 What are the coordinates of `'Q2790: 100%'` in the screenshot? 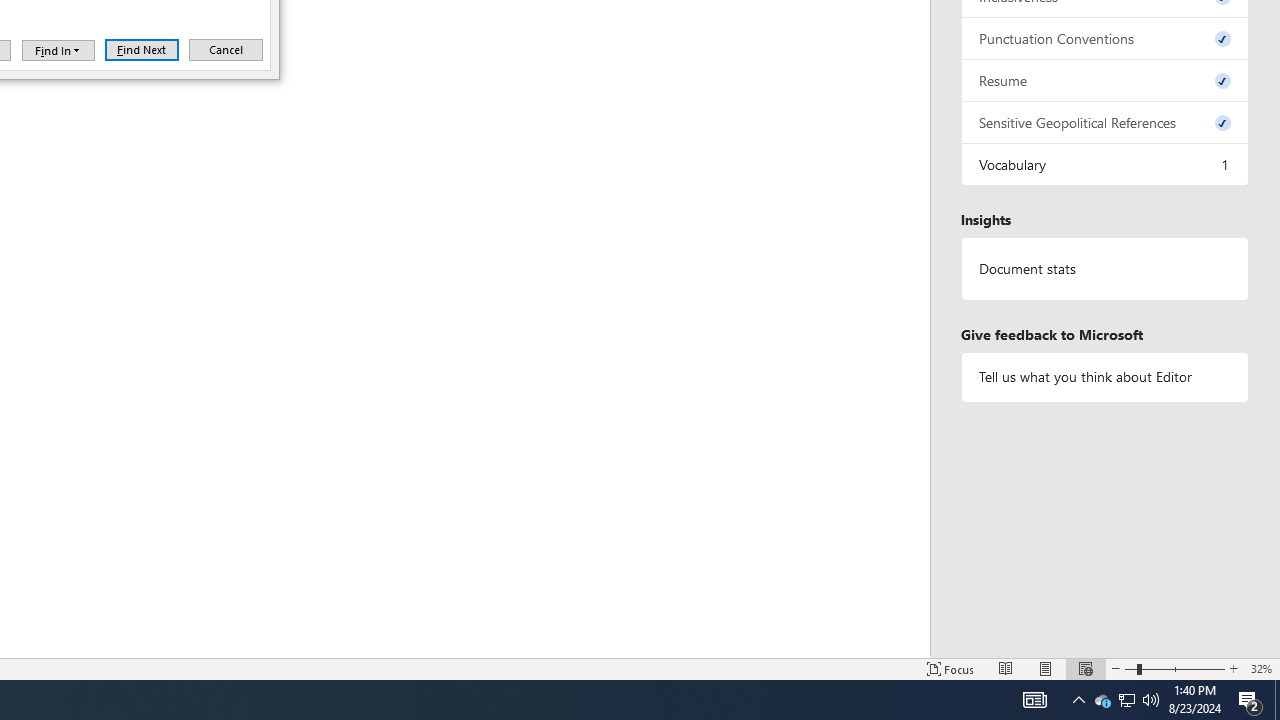 It's located at (1127, 698).